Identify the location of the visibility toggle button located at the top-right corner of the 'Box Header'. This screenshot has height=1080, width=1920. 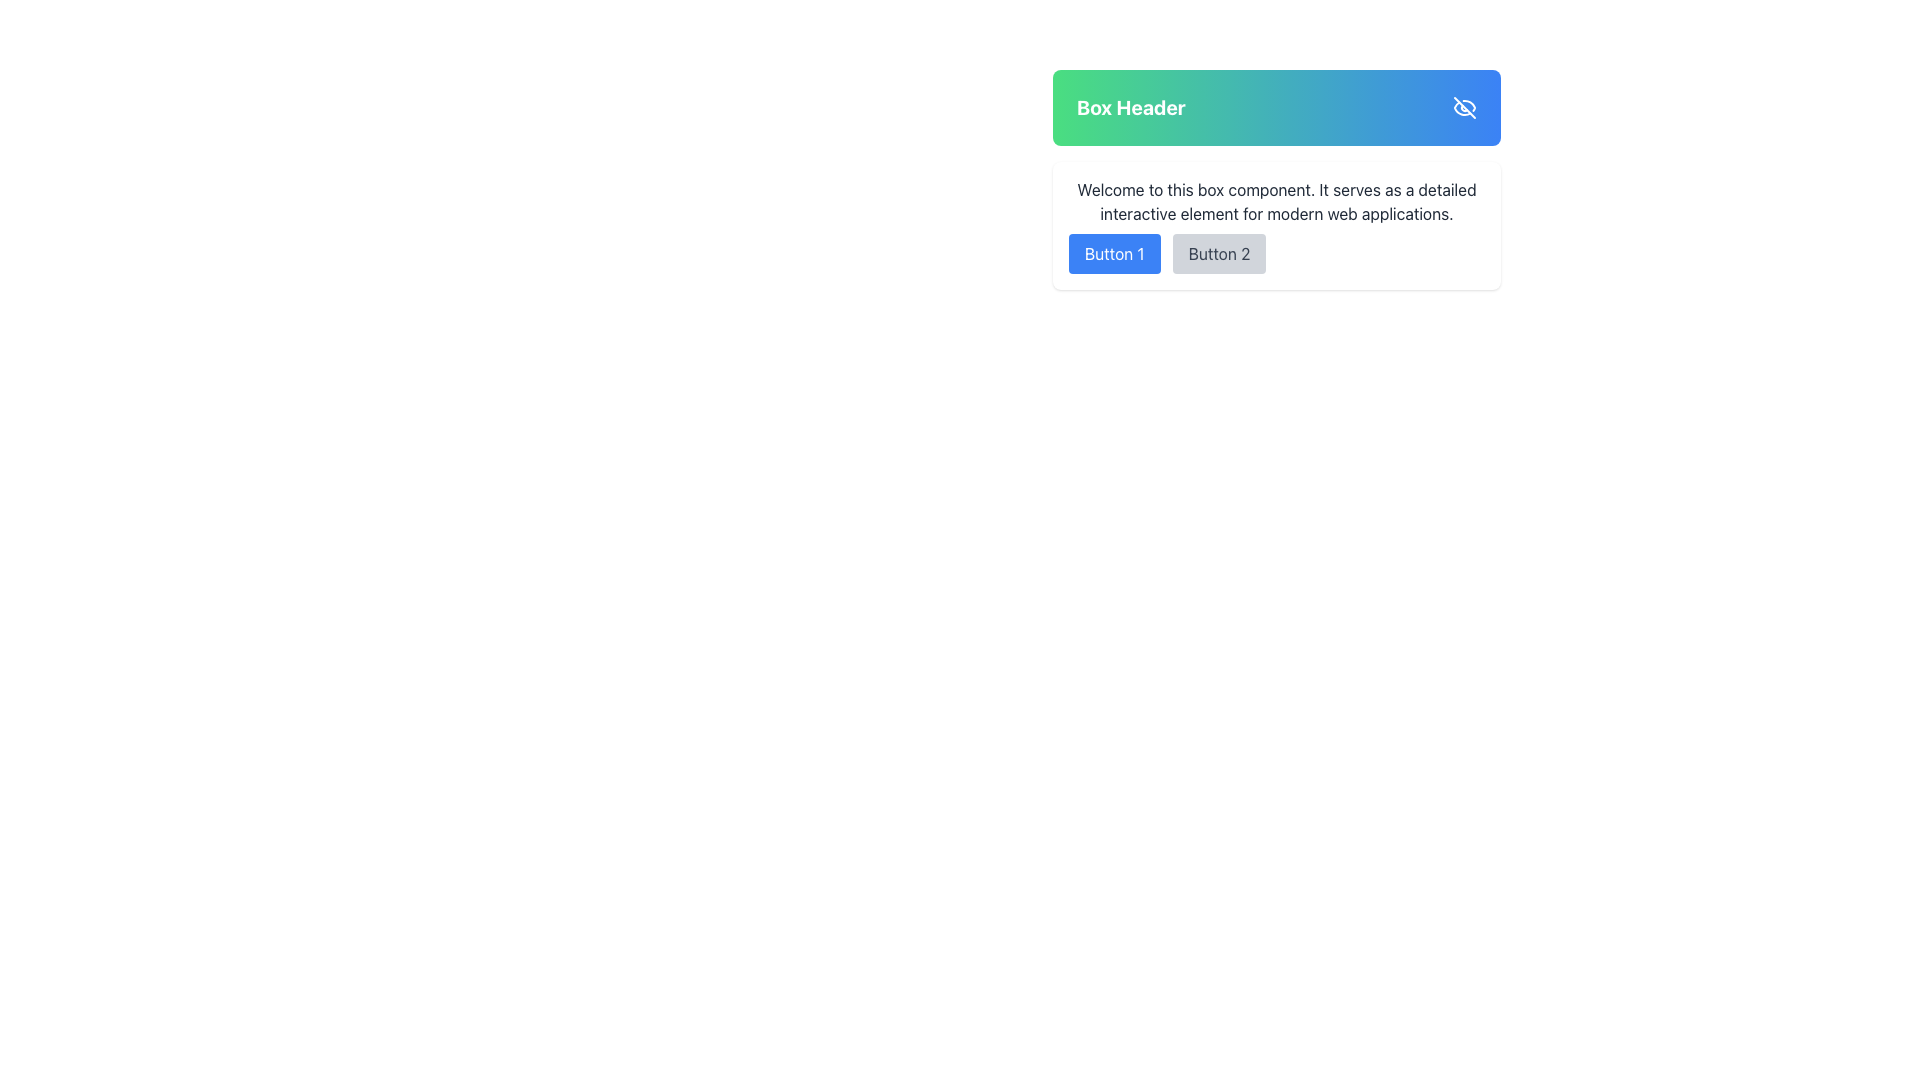
(1464, 108).